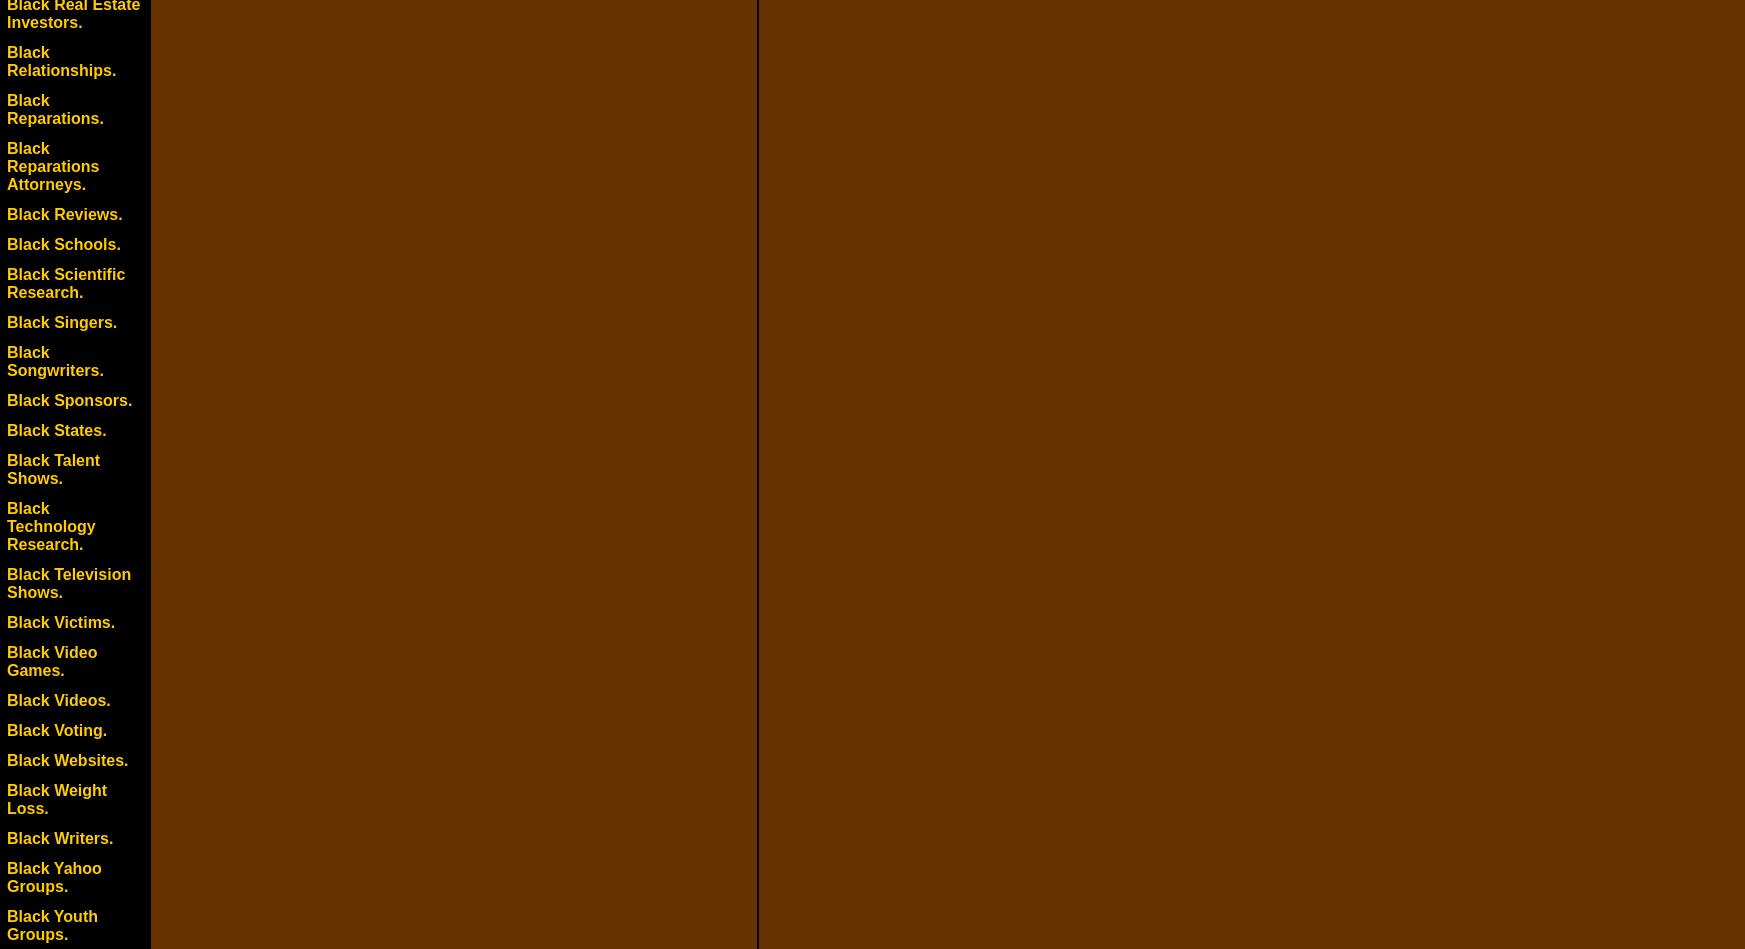  What do you see at coordinates (51, 924) in the screenshot?
I see `'Black Youth Groups.'` at bounding box center [51, 924].